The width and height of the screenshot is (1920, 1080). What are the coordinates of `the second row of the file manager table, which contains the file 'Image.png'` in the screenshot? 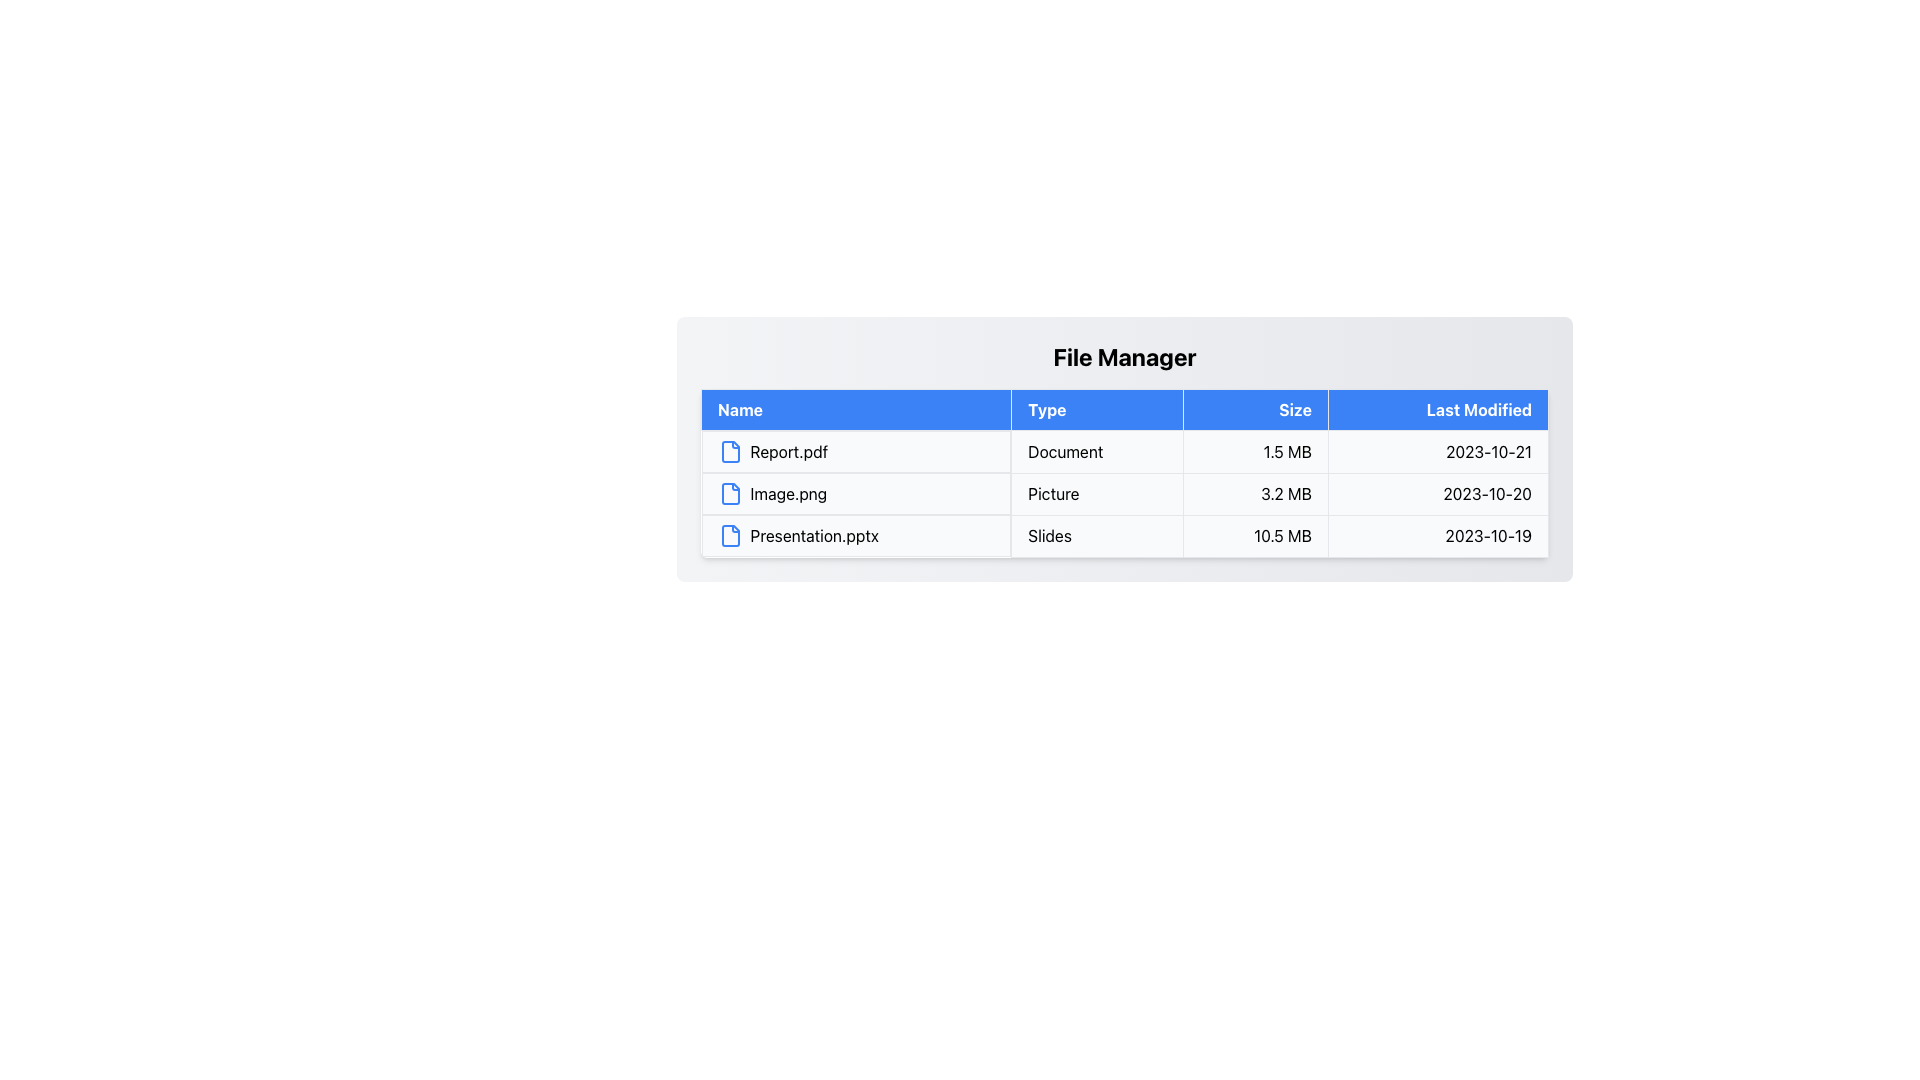 It's located at (1124, 493).